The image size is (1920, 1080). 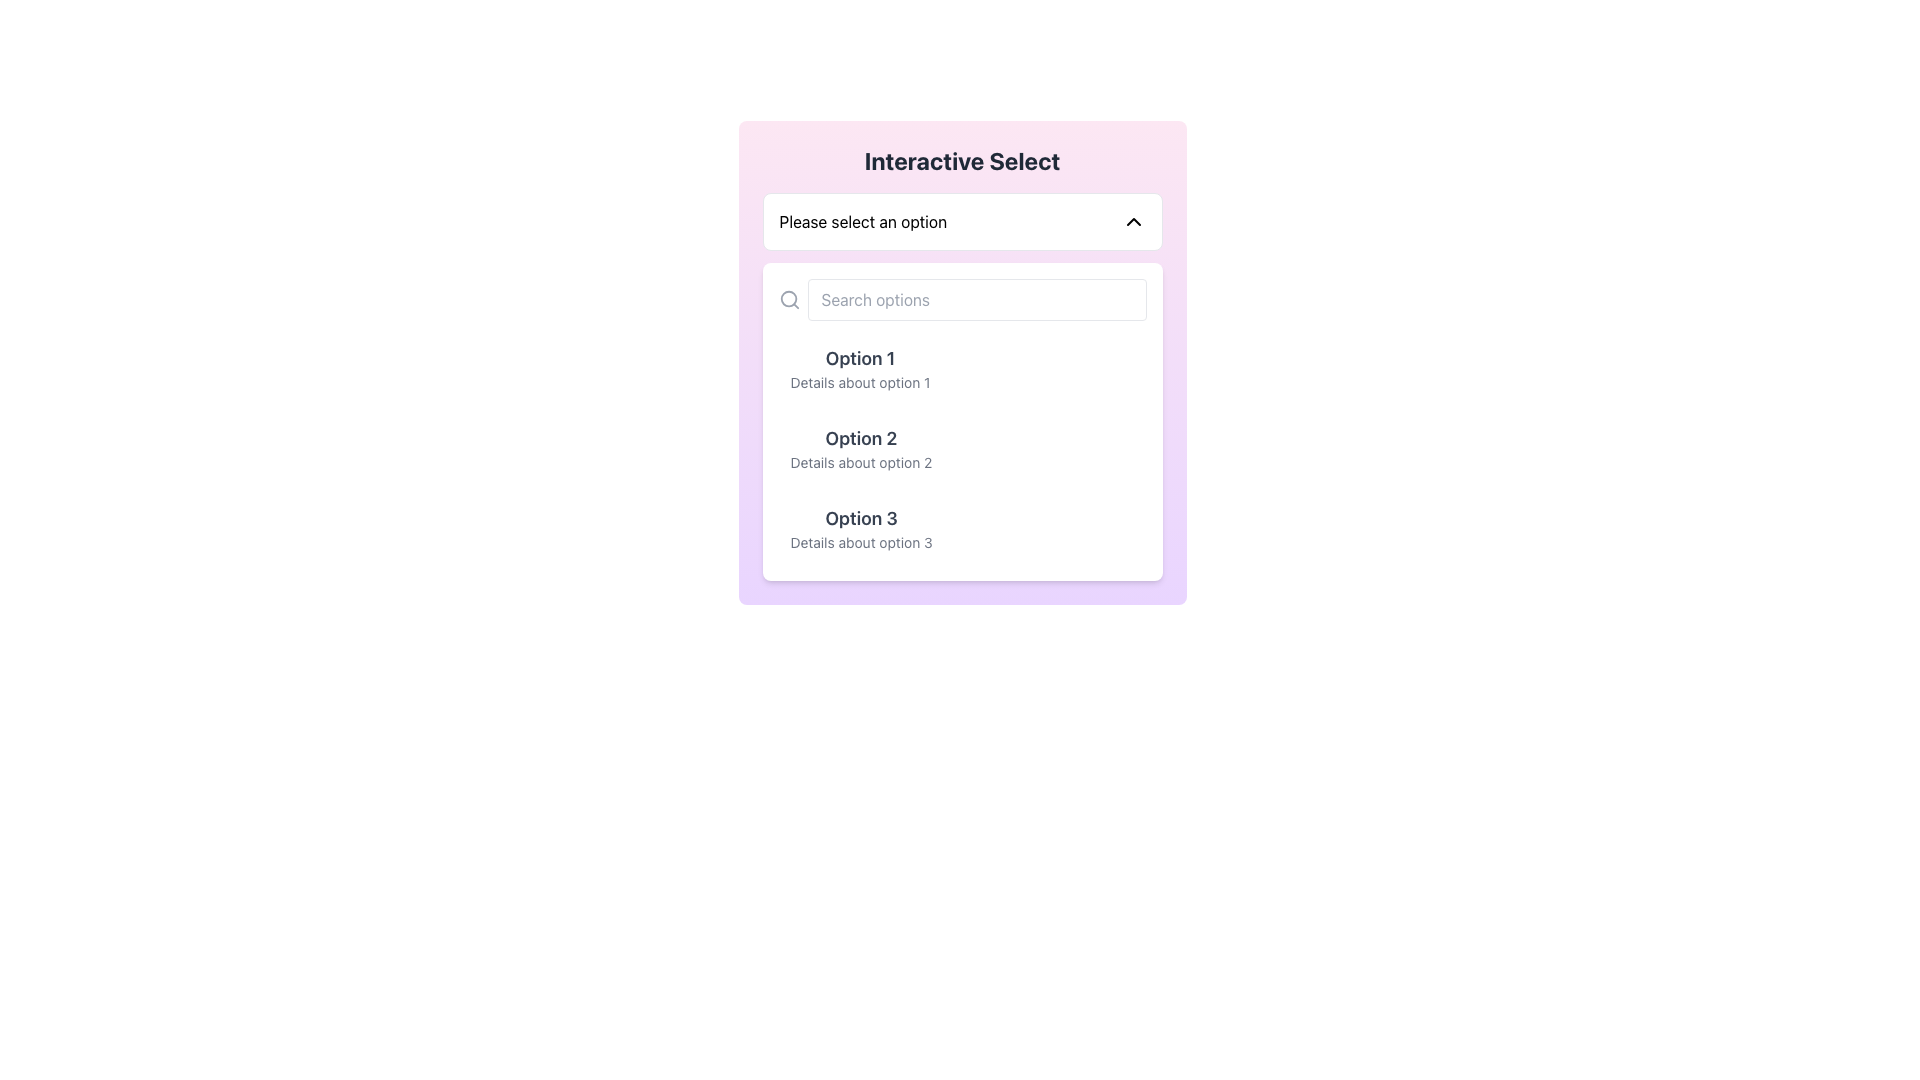 I want to click on the text label 'Details about option 3' which is styled in gray and located beneath the 'Option 3' heading within the third selectable option, so click(x=861, y=543).